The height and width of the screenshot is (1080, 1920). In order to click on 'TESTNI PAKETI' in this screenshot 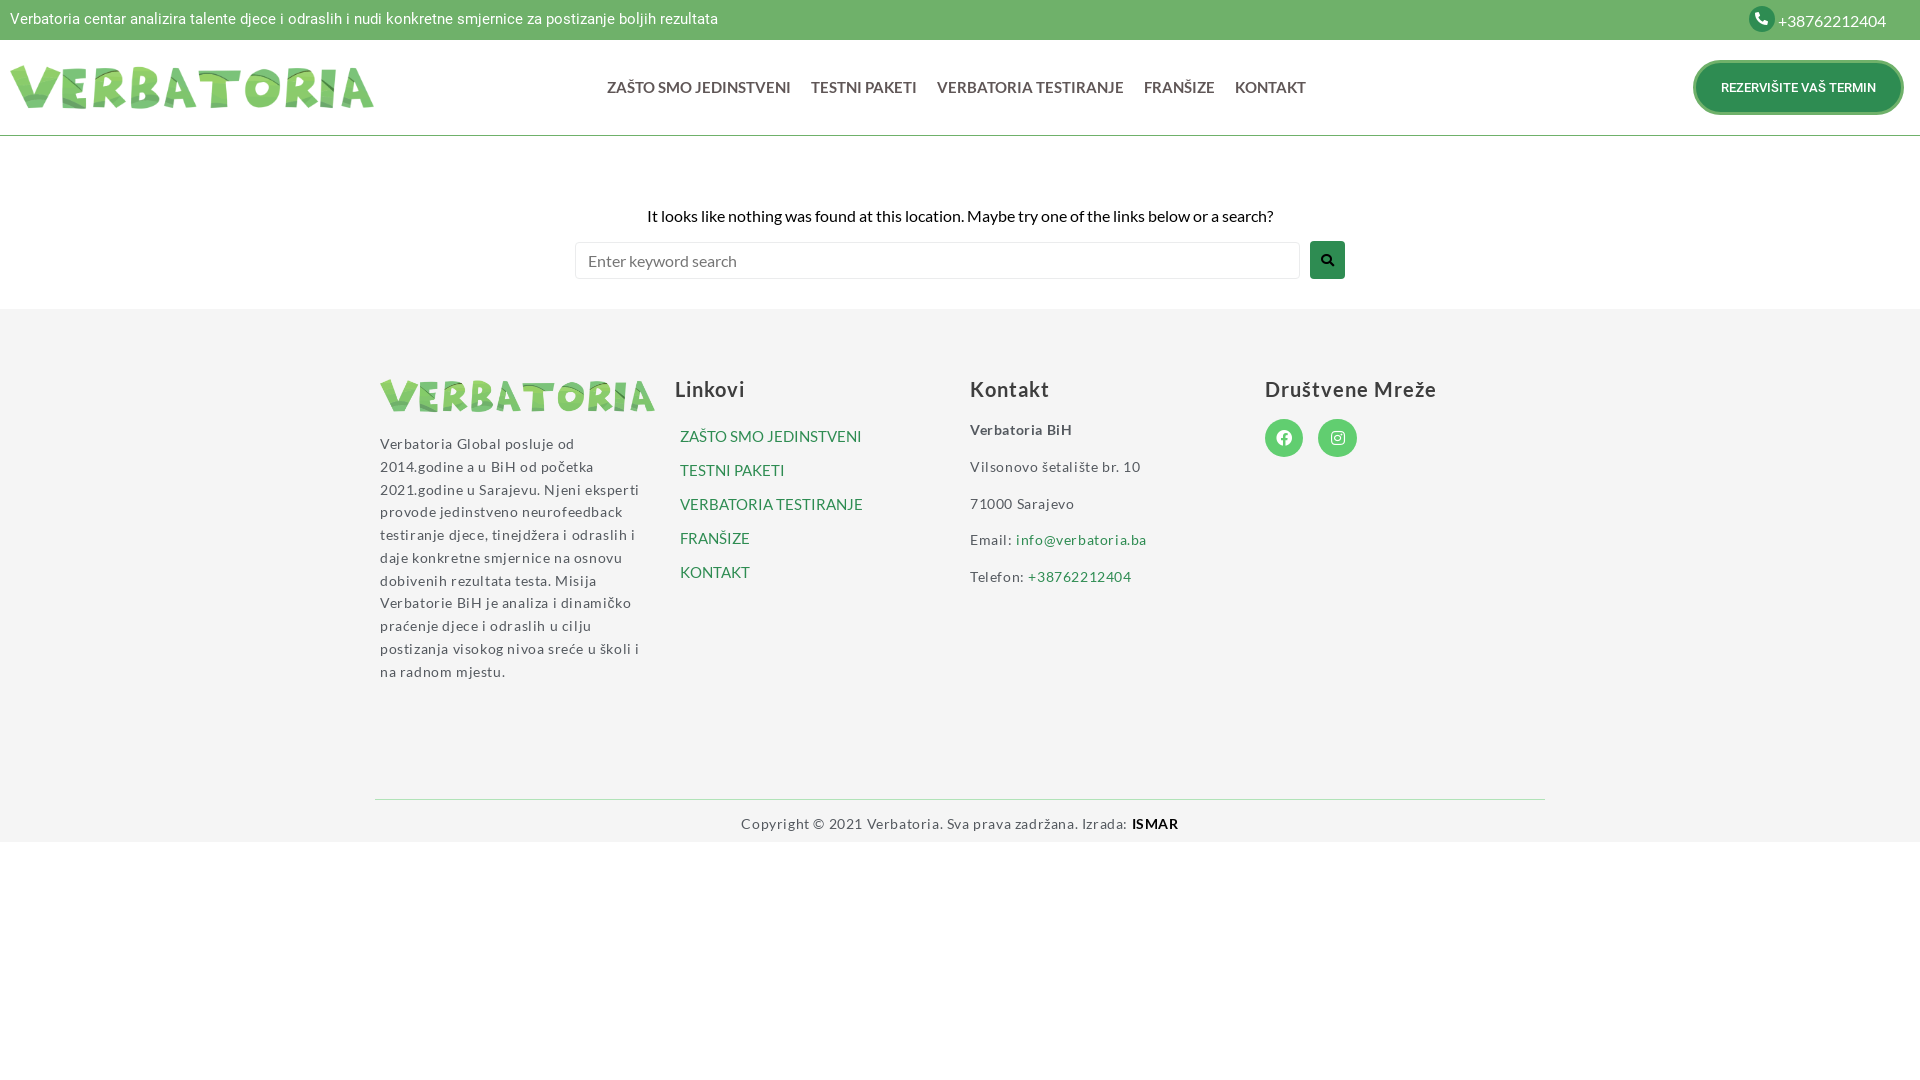, I will do `click(864, 86)`.